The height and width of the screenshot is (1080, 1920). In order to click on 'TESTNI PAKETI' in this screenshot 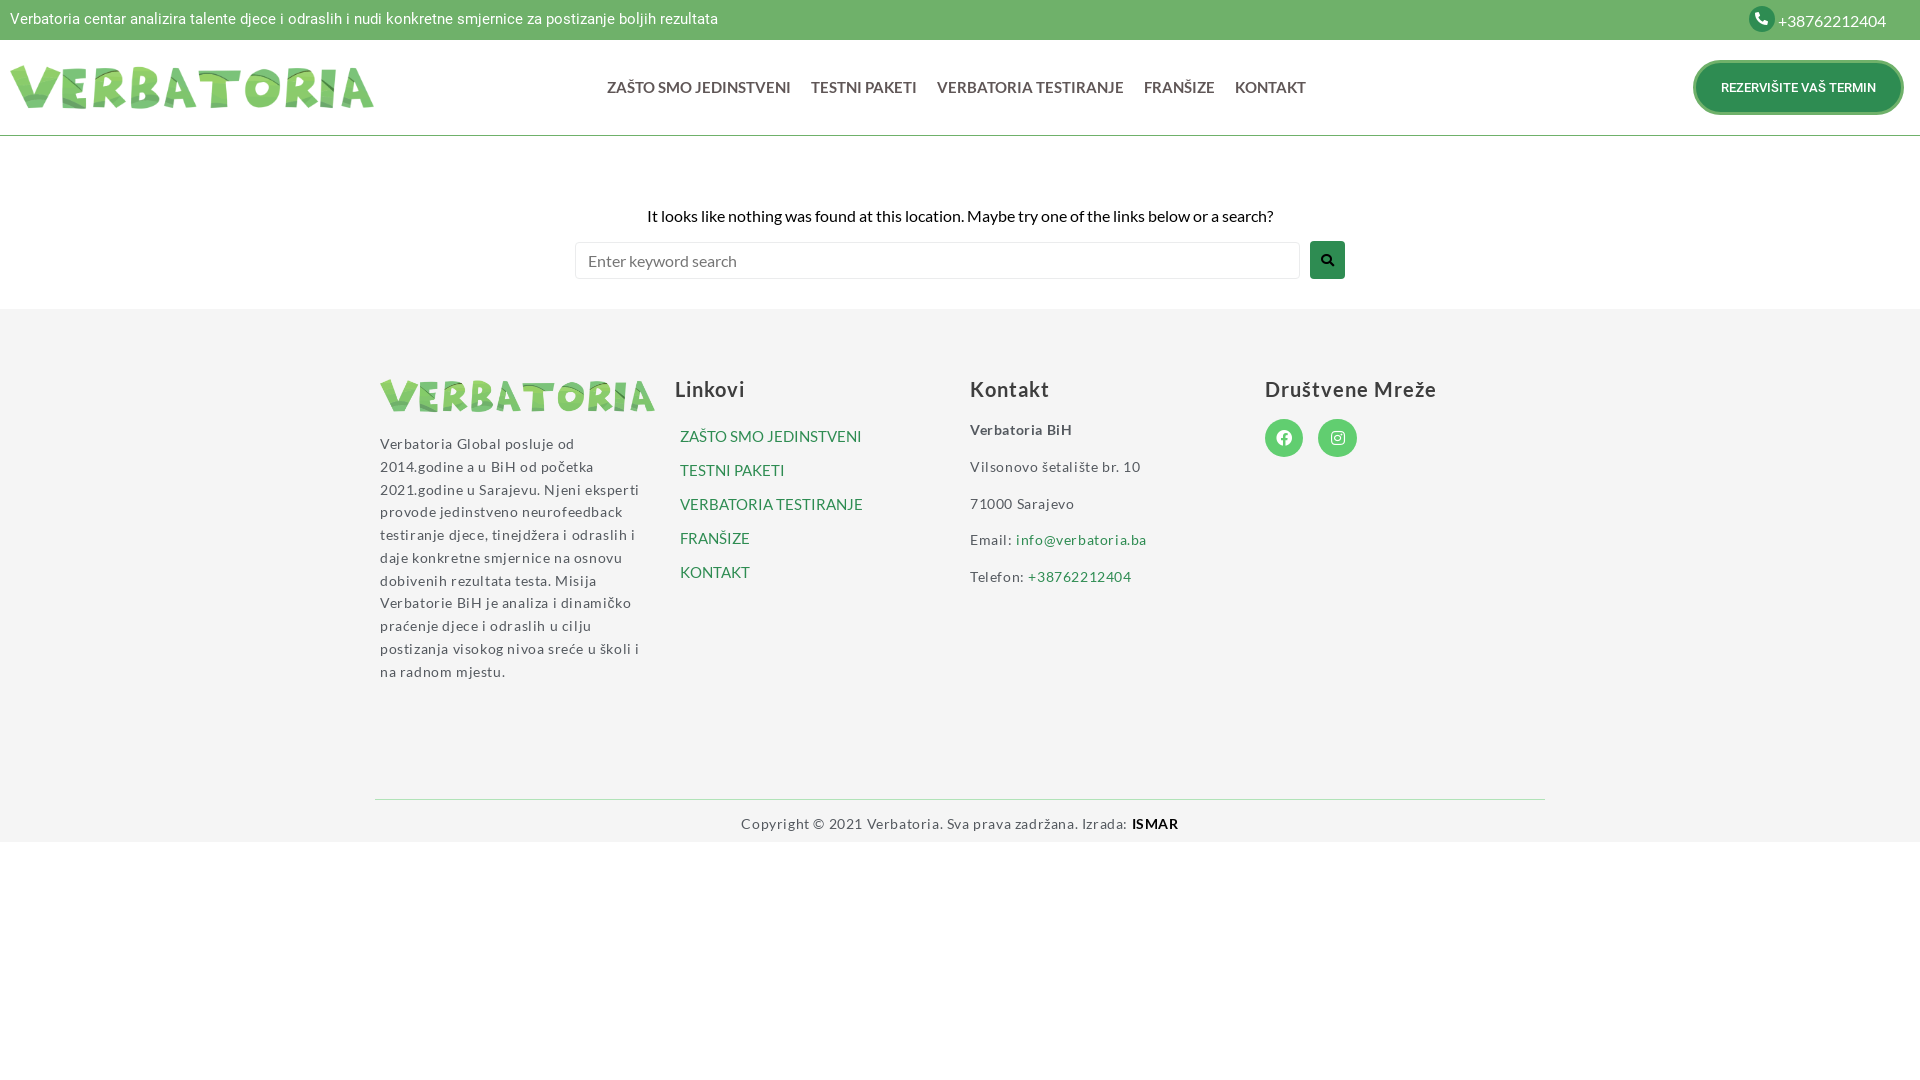, I will do `click(864, 86)`.